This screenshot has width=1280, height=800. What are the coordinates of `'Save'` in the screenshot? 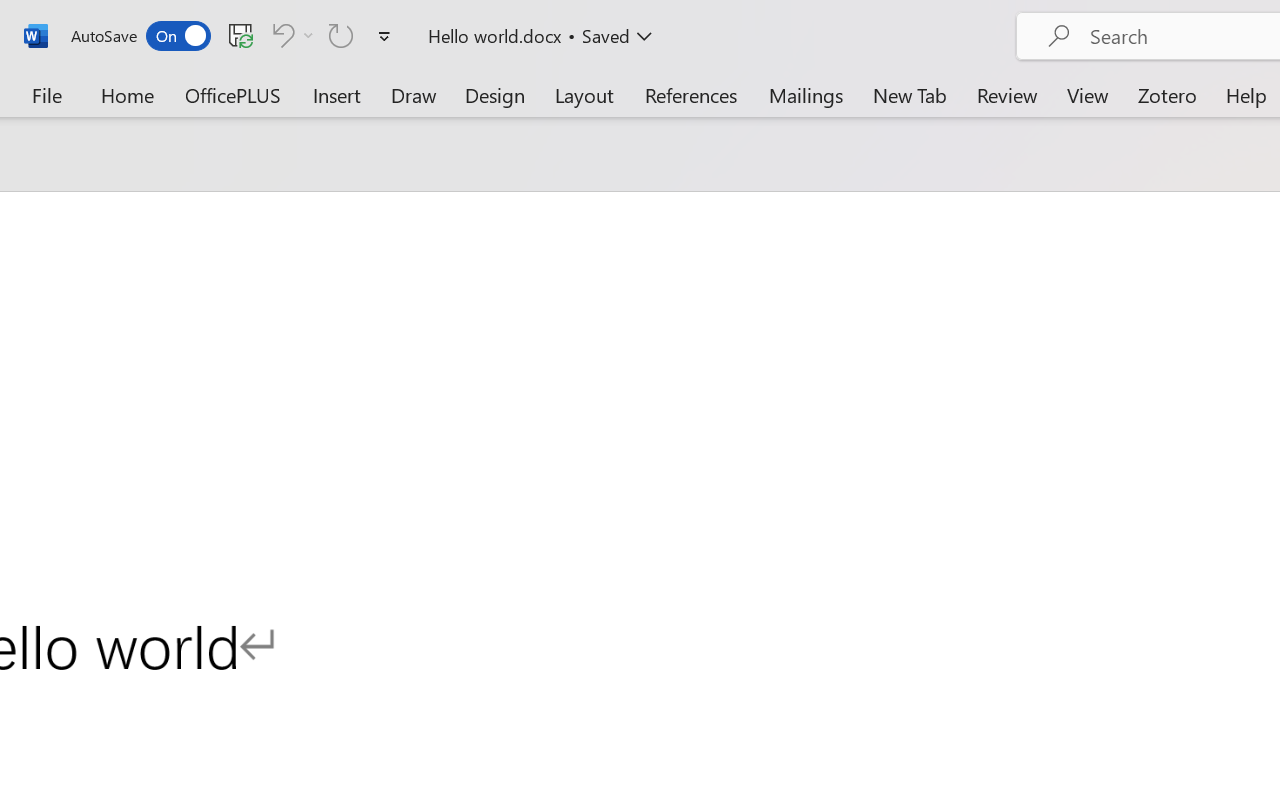 It's located at (240, 34).